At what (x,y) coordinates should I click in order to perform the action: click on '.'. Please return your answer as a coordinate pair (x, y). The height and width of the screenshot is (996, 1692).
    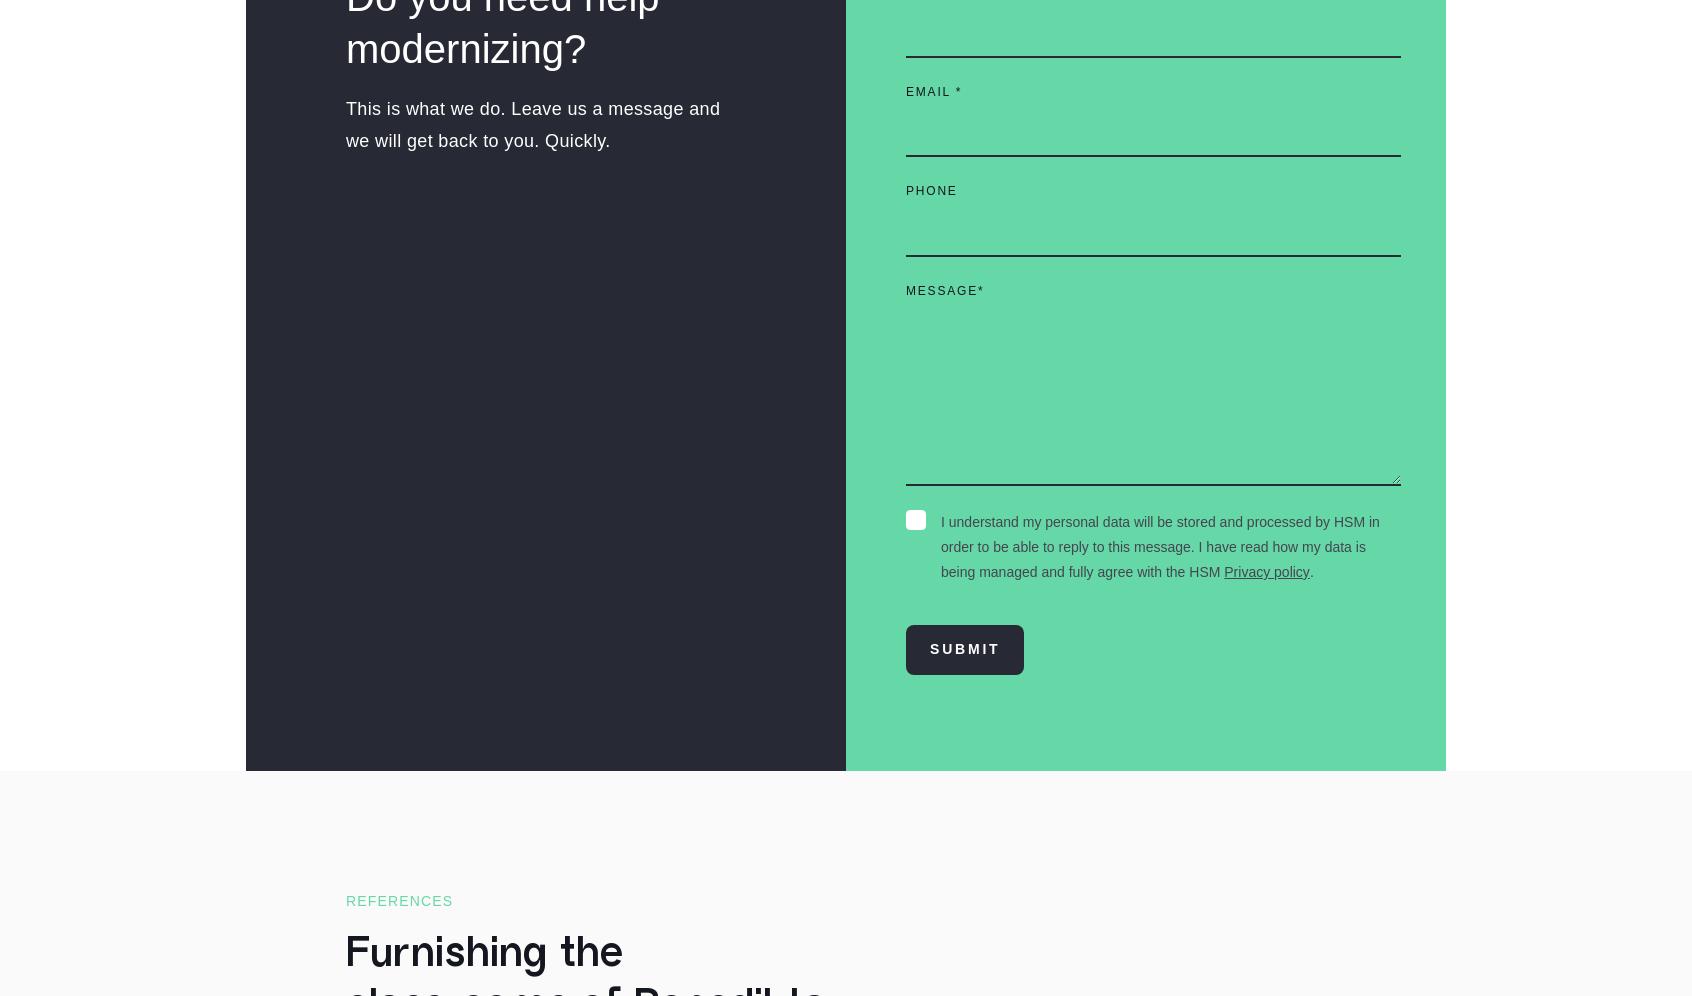
    Looking at the image, I should click on (1309, 570).